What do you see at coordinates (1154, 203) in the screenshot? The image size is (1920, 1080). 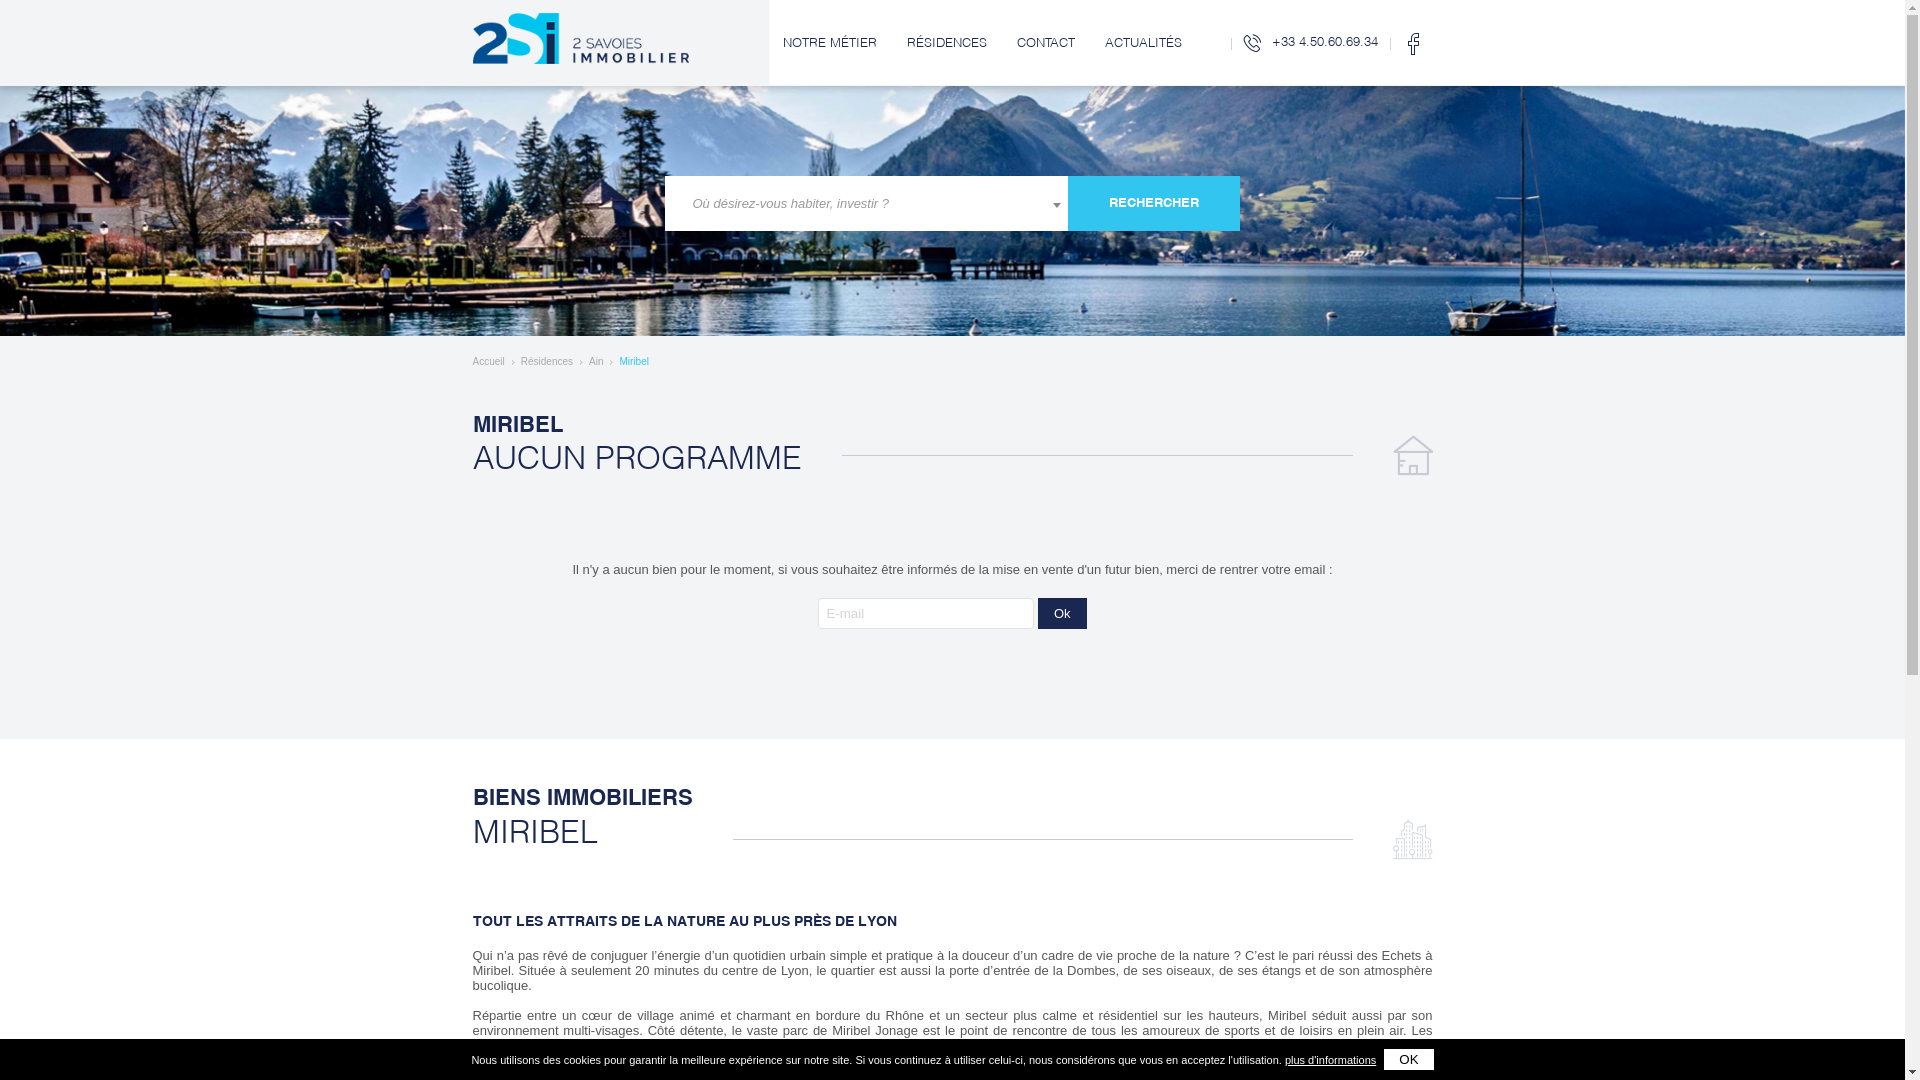 I see `'Rechercher'` at bounding box center [1154, 203].